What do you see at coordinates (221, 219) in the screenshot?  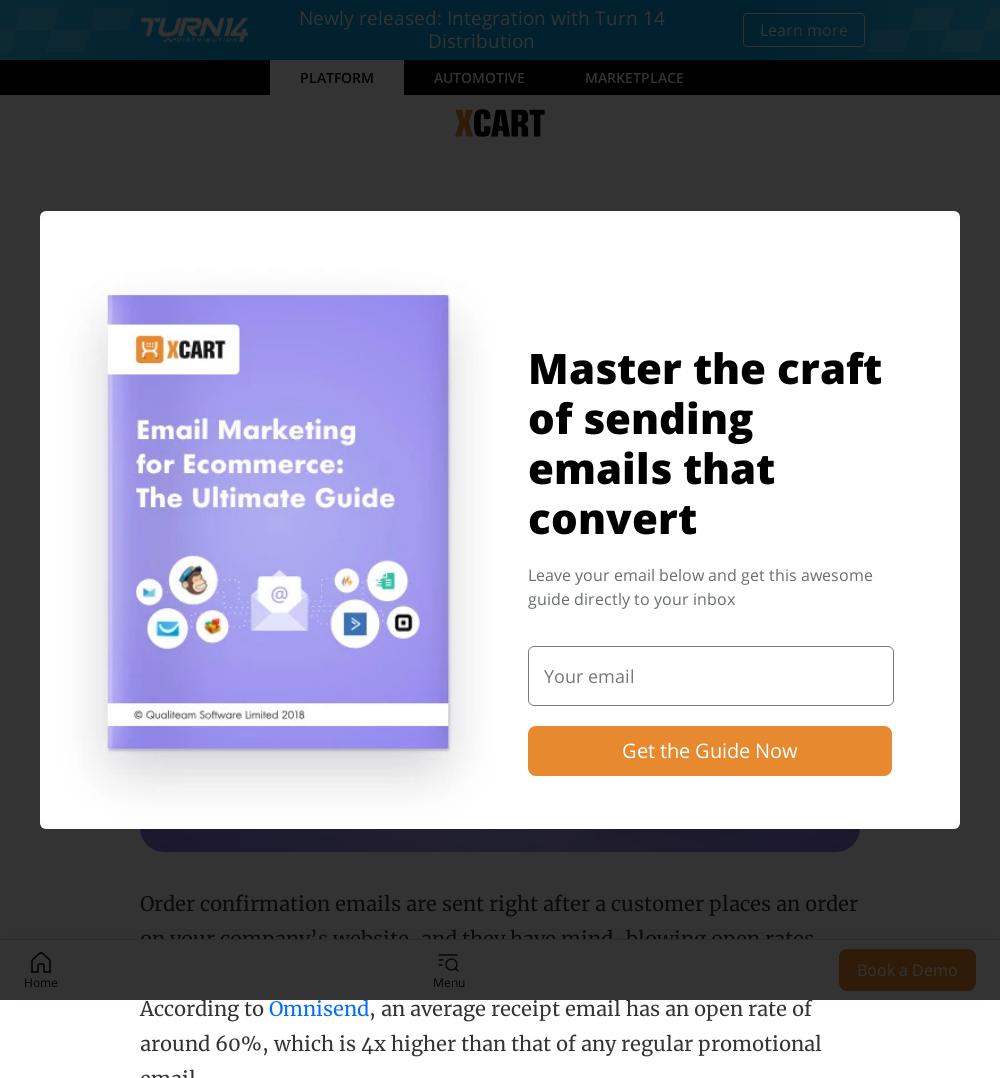 I see `'Back to Blog'` at bounding box center [221, 219].